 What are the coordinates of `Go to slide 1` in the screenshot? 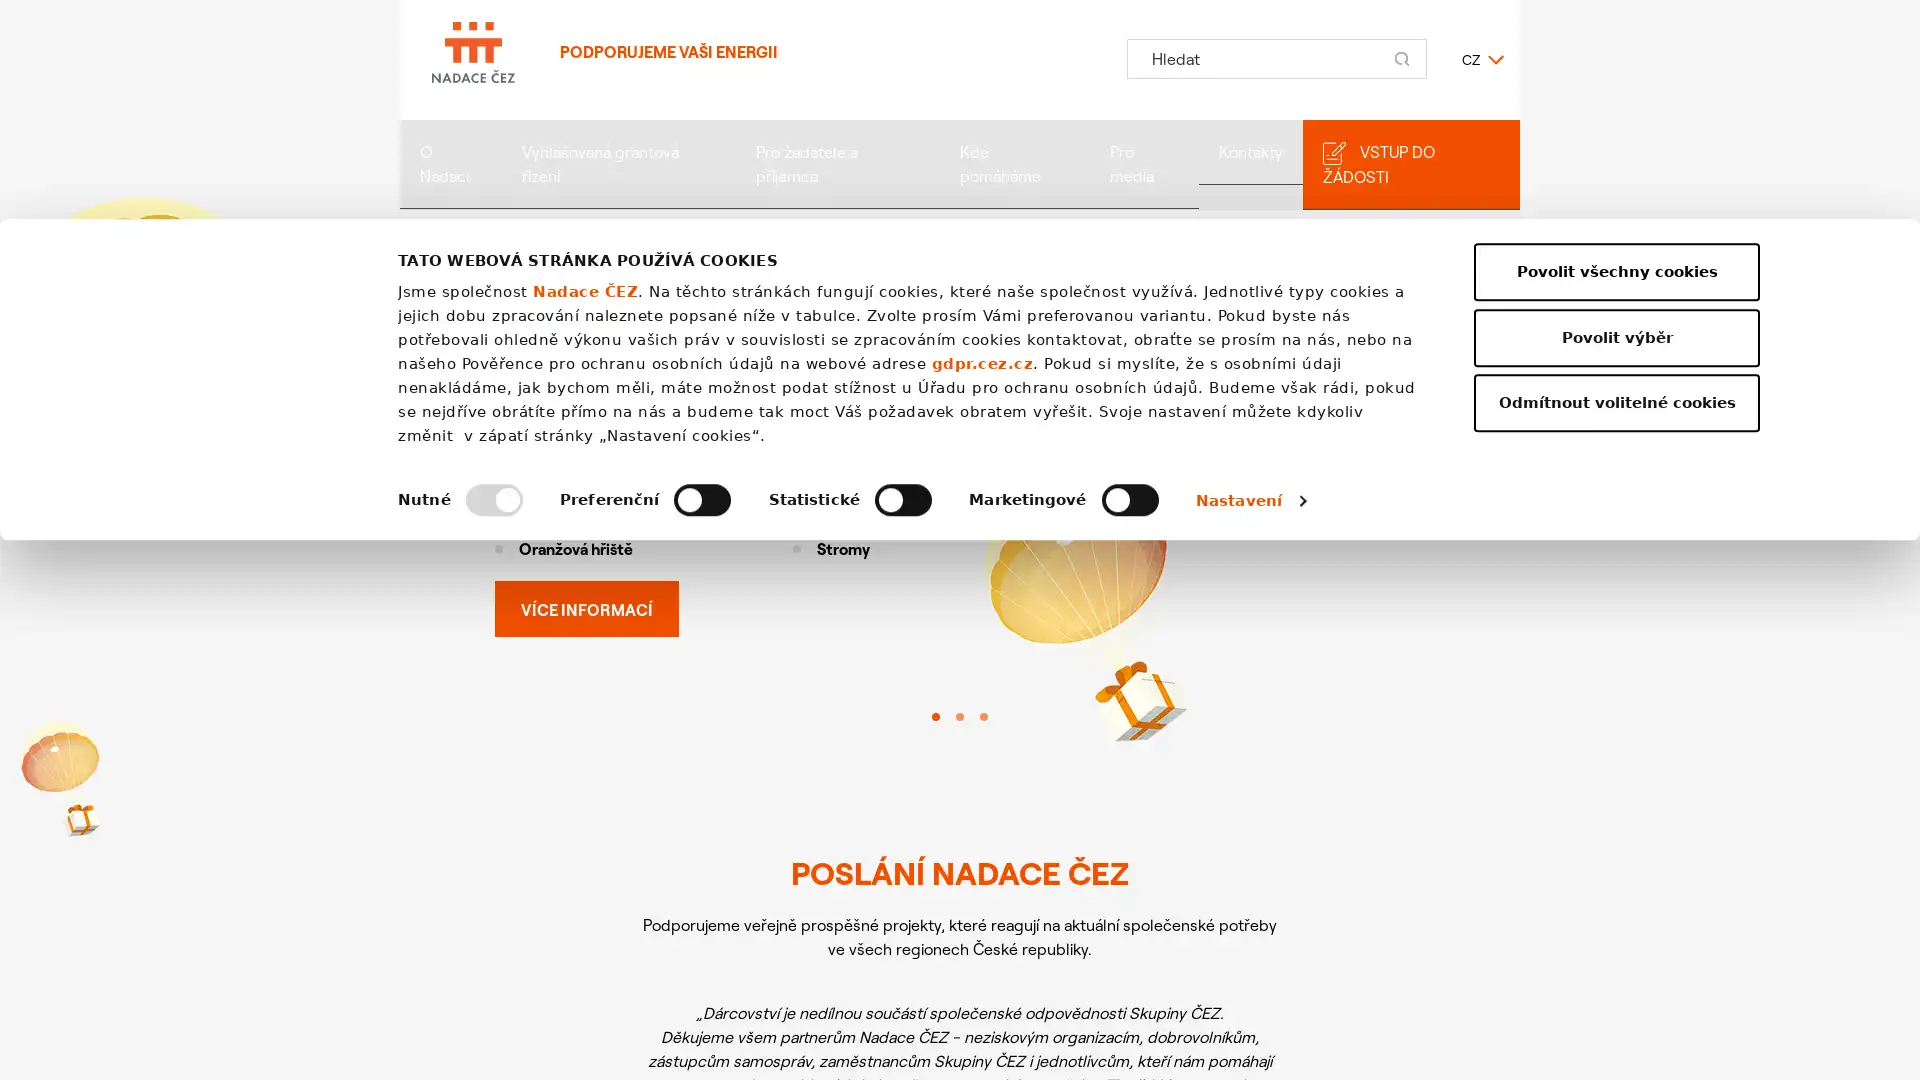 It's located at (935, 715).